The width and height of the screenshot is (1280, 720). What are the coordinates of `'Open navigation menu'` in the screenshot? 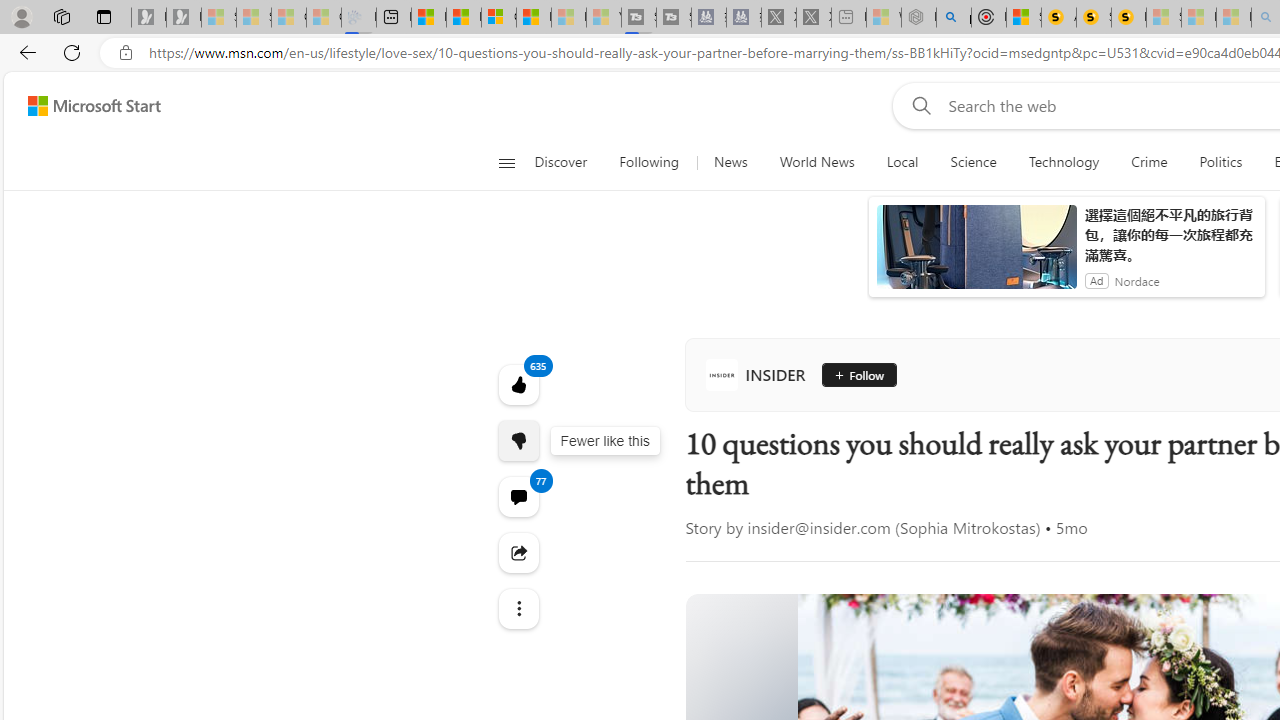 It's located at (506, 162).